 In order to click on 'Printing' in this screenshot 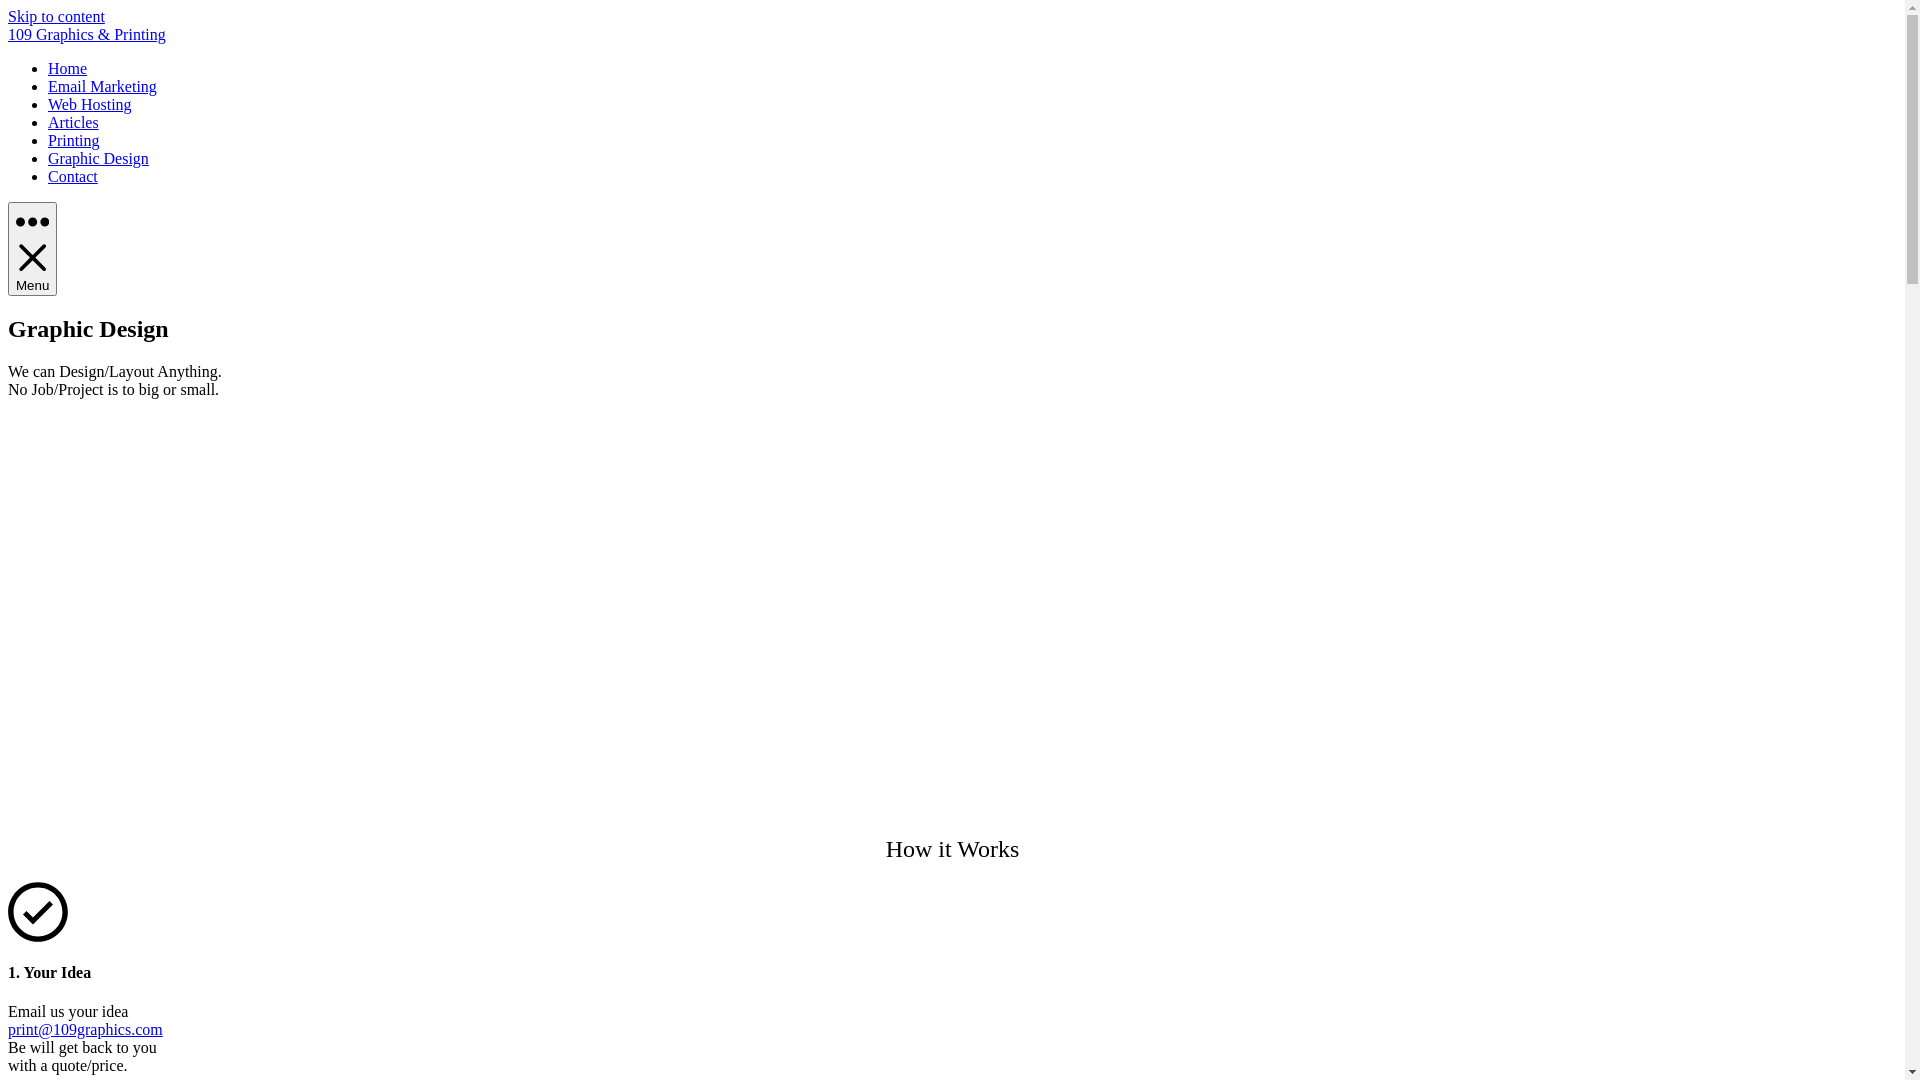, I will do `click(48, 139)`.